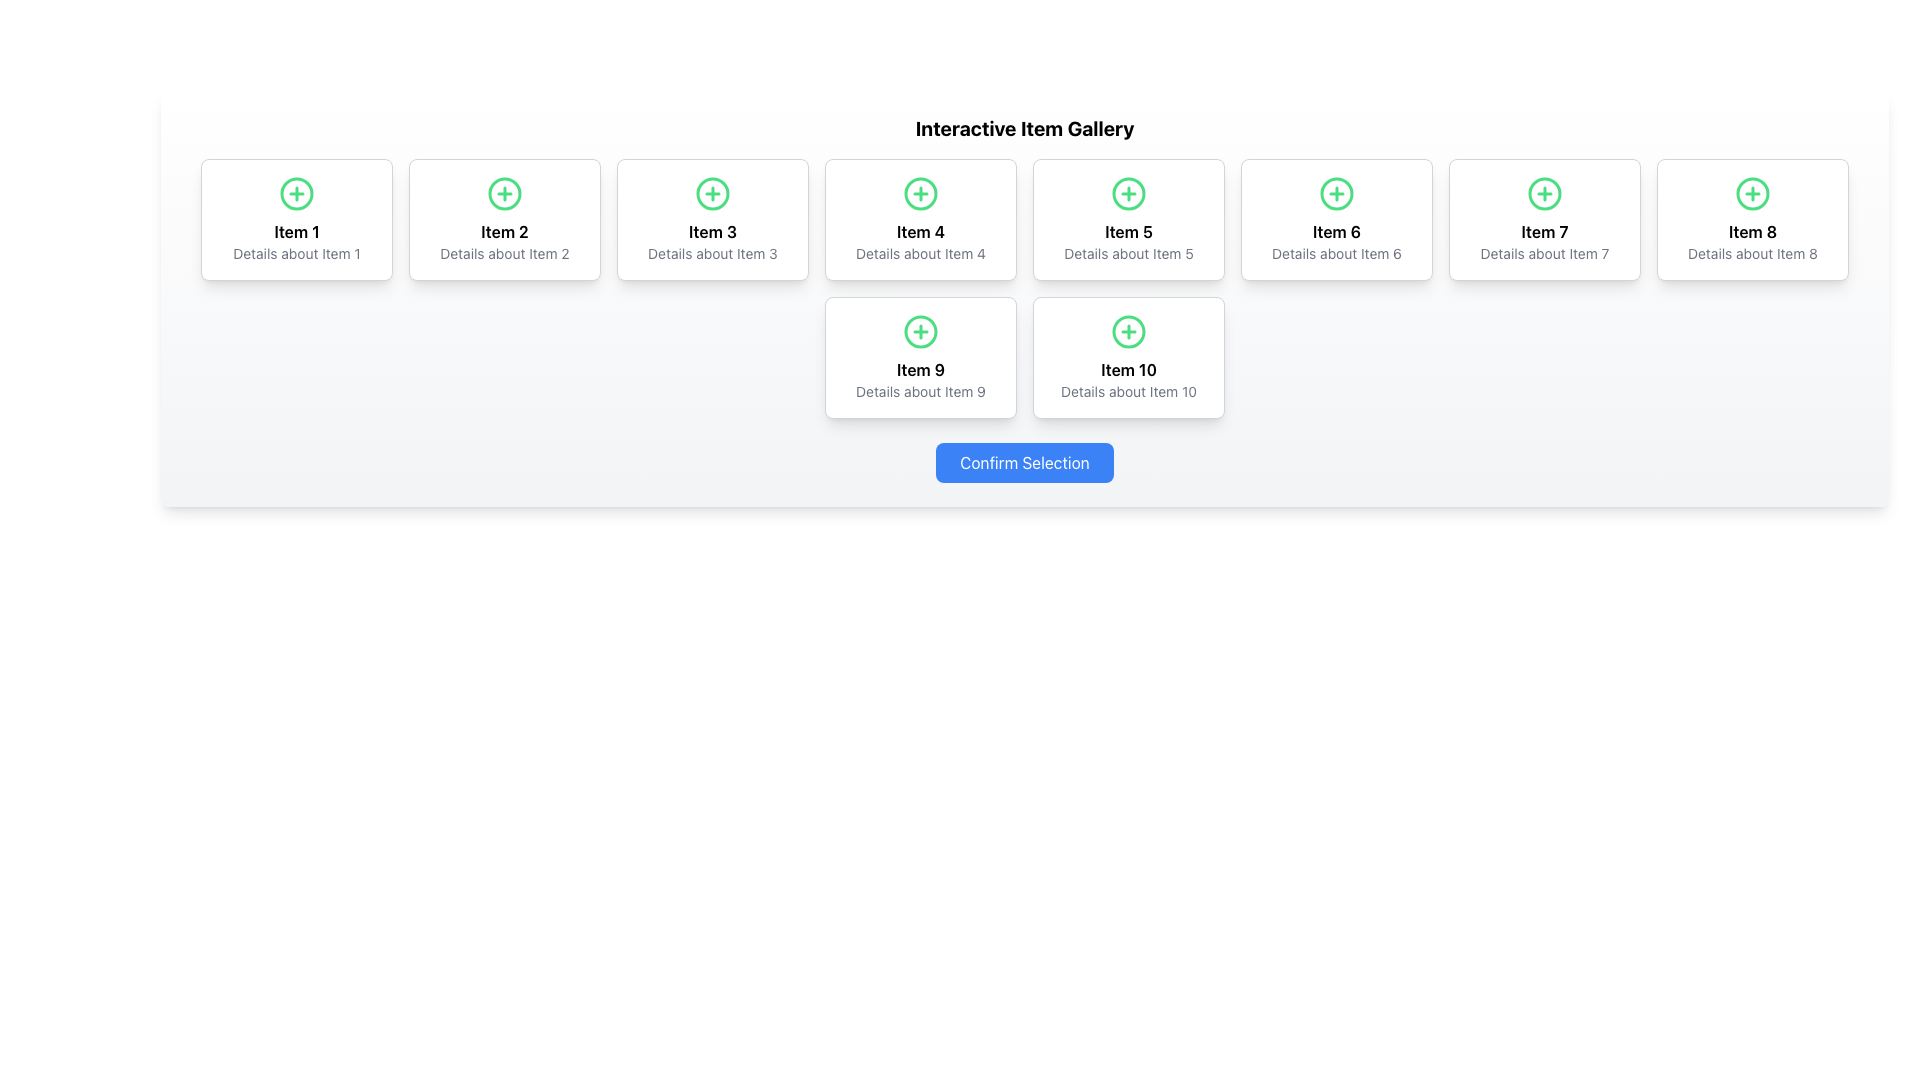 This screenshot has width=1920, height=1080. Describe the element at coordinates (920, 392) in the screenshot. I see `the text label displaying 'Details about Item 9', located beneath the 'Item 9' title in the card layout` at that location.